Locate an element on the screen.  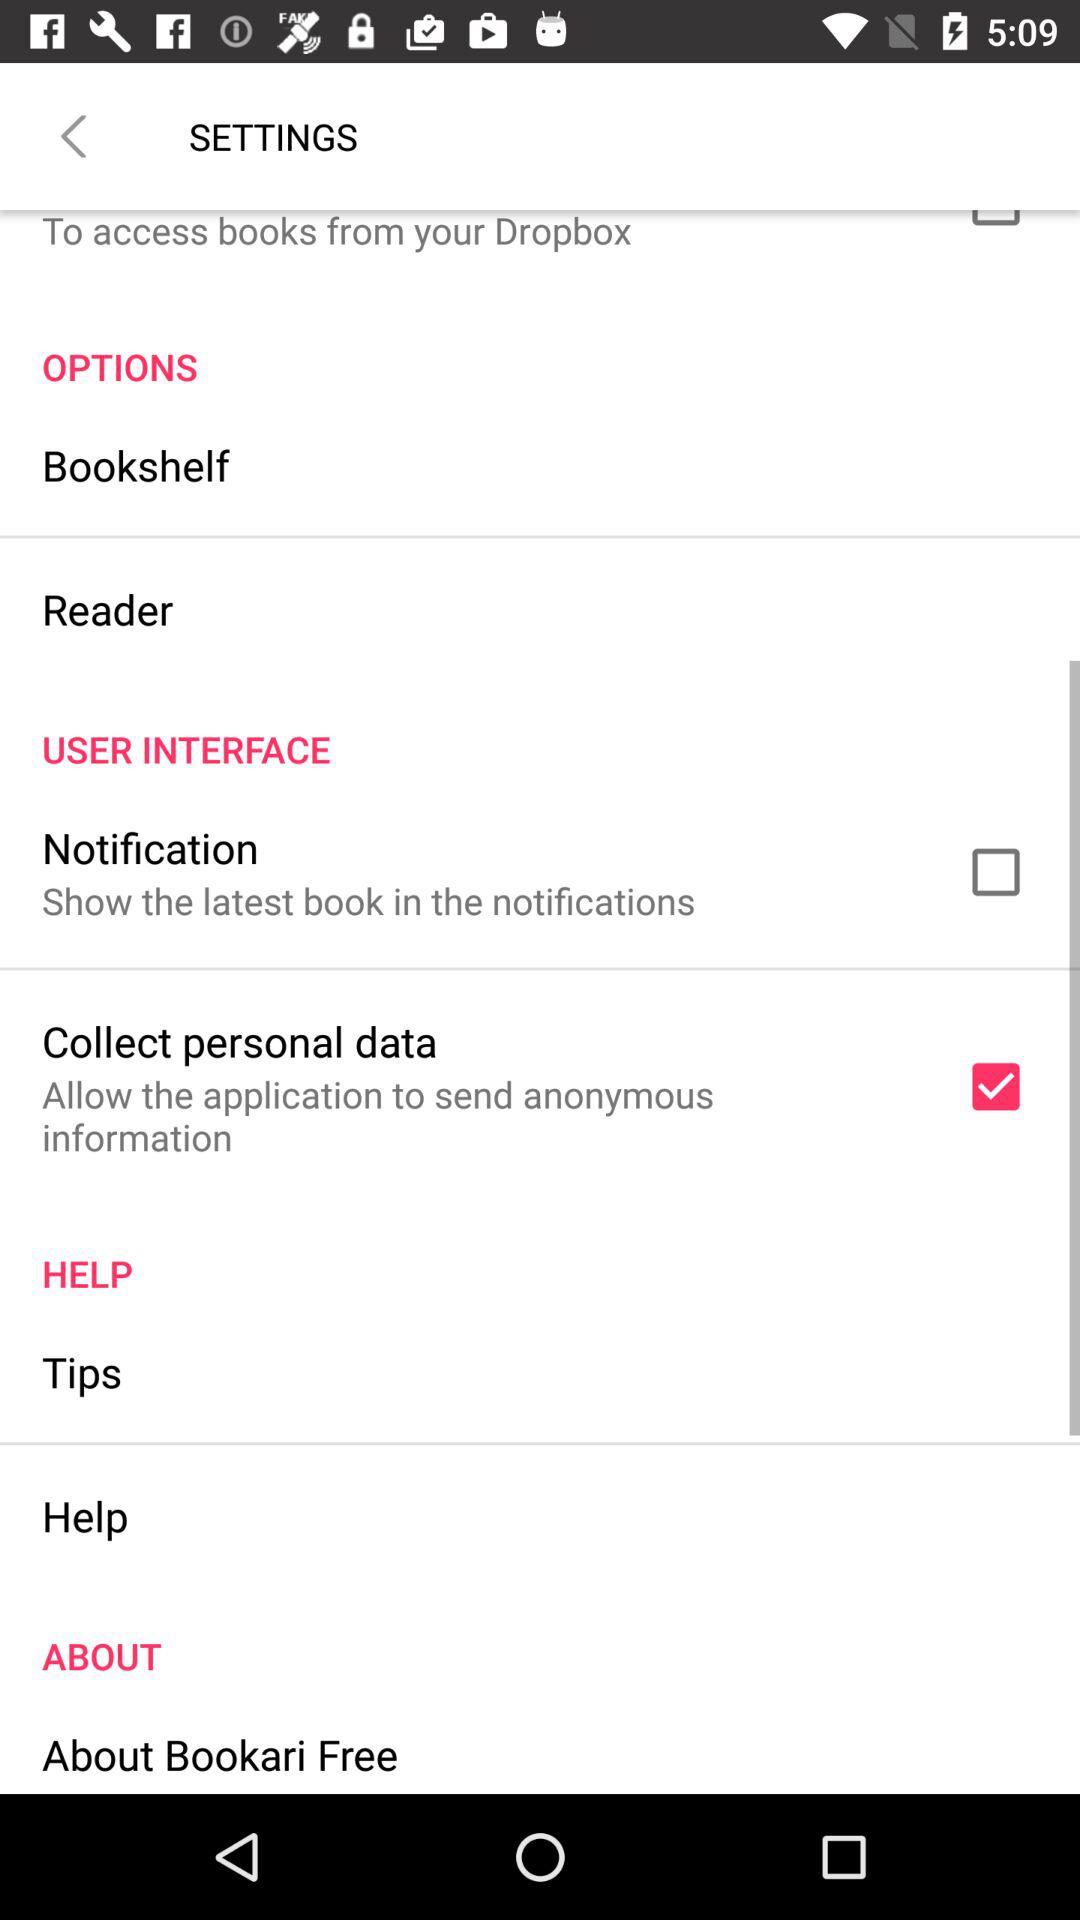
the item below to access books is located at coordinates (540, 345).